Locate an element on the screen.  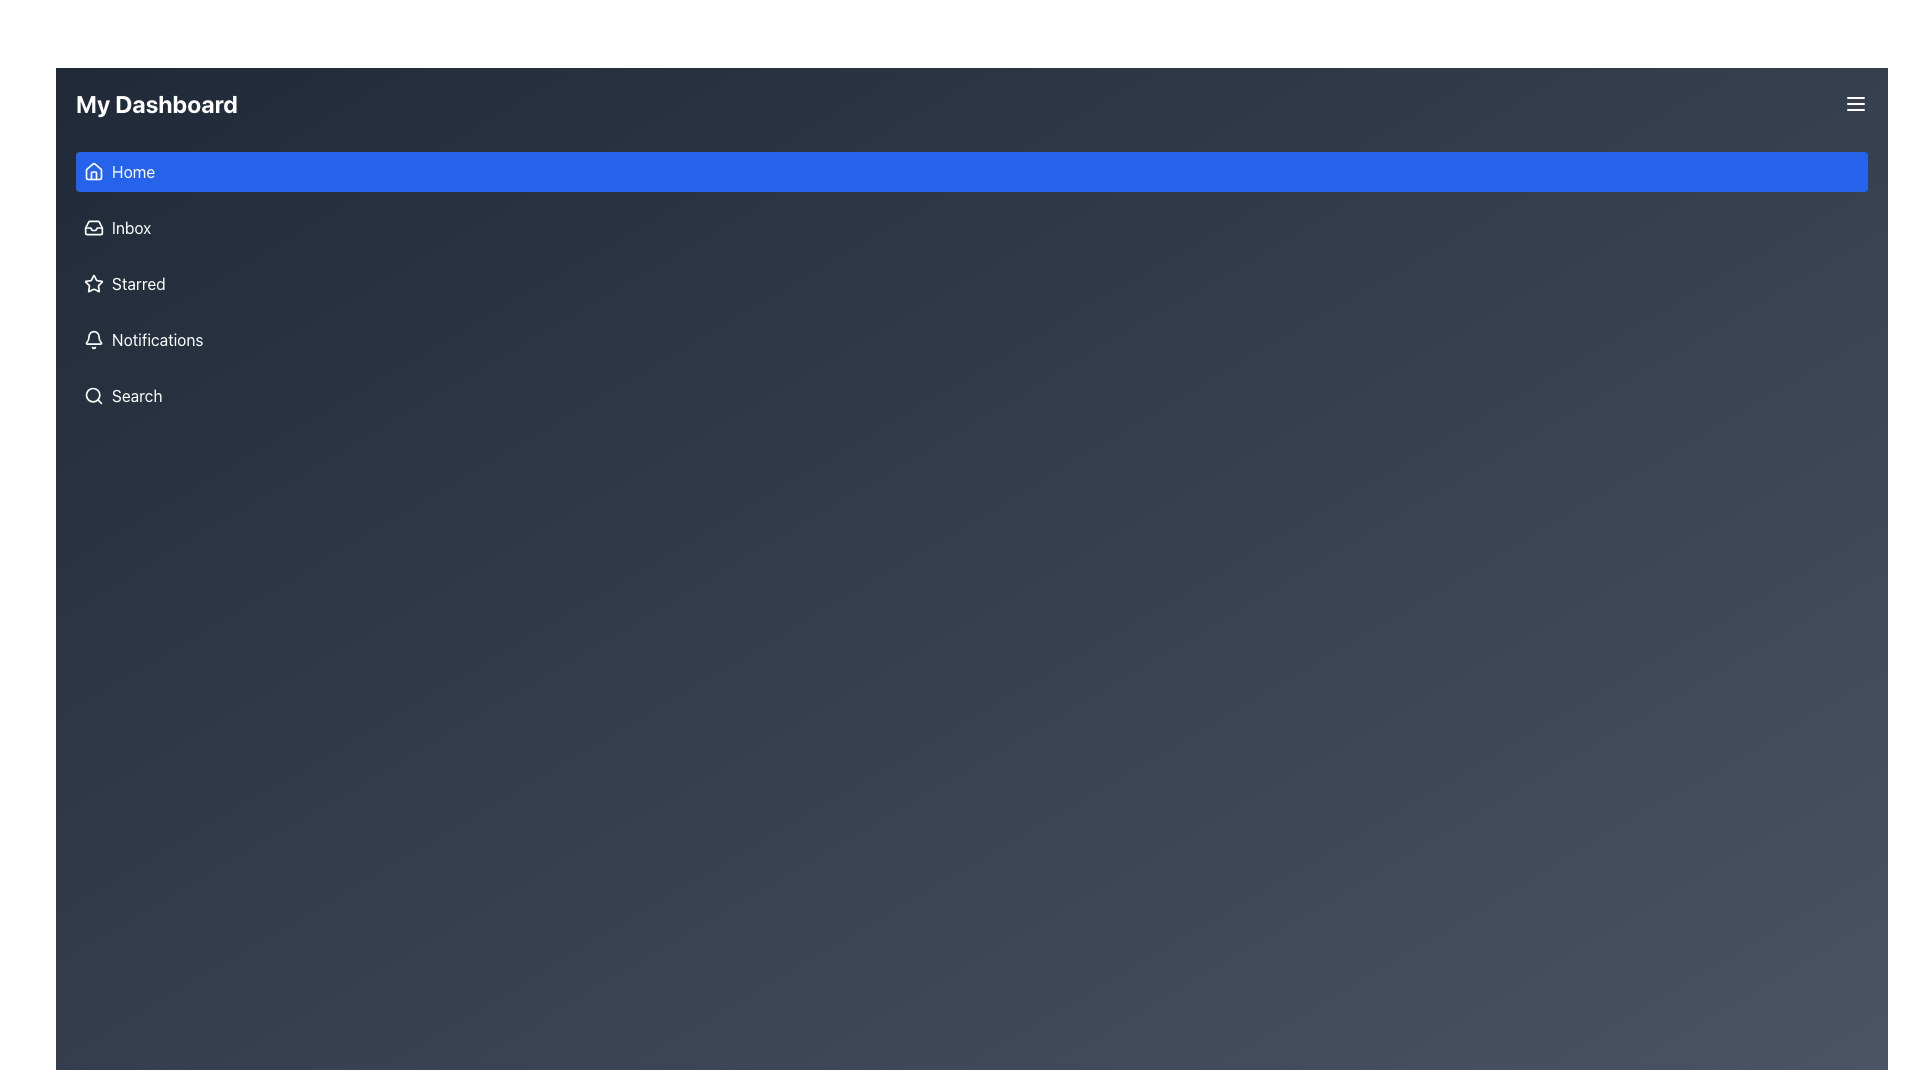
the notification icon located in the sidebar, which is the fourth entry from the top and precedes the text 'Notifications' is located at coordinates (93, 338).